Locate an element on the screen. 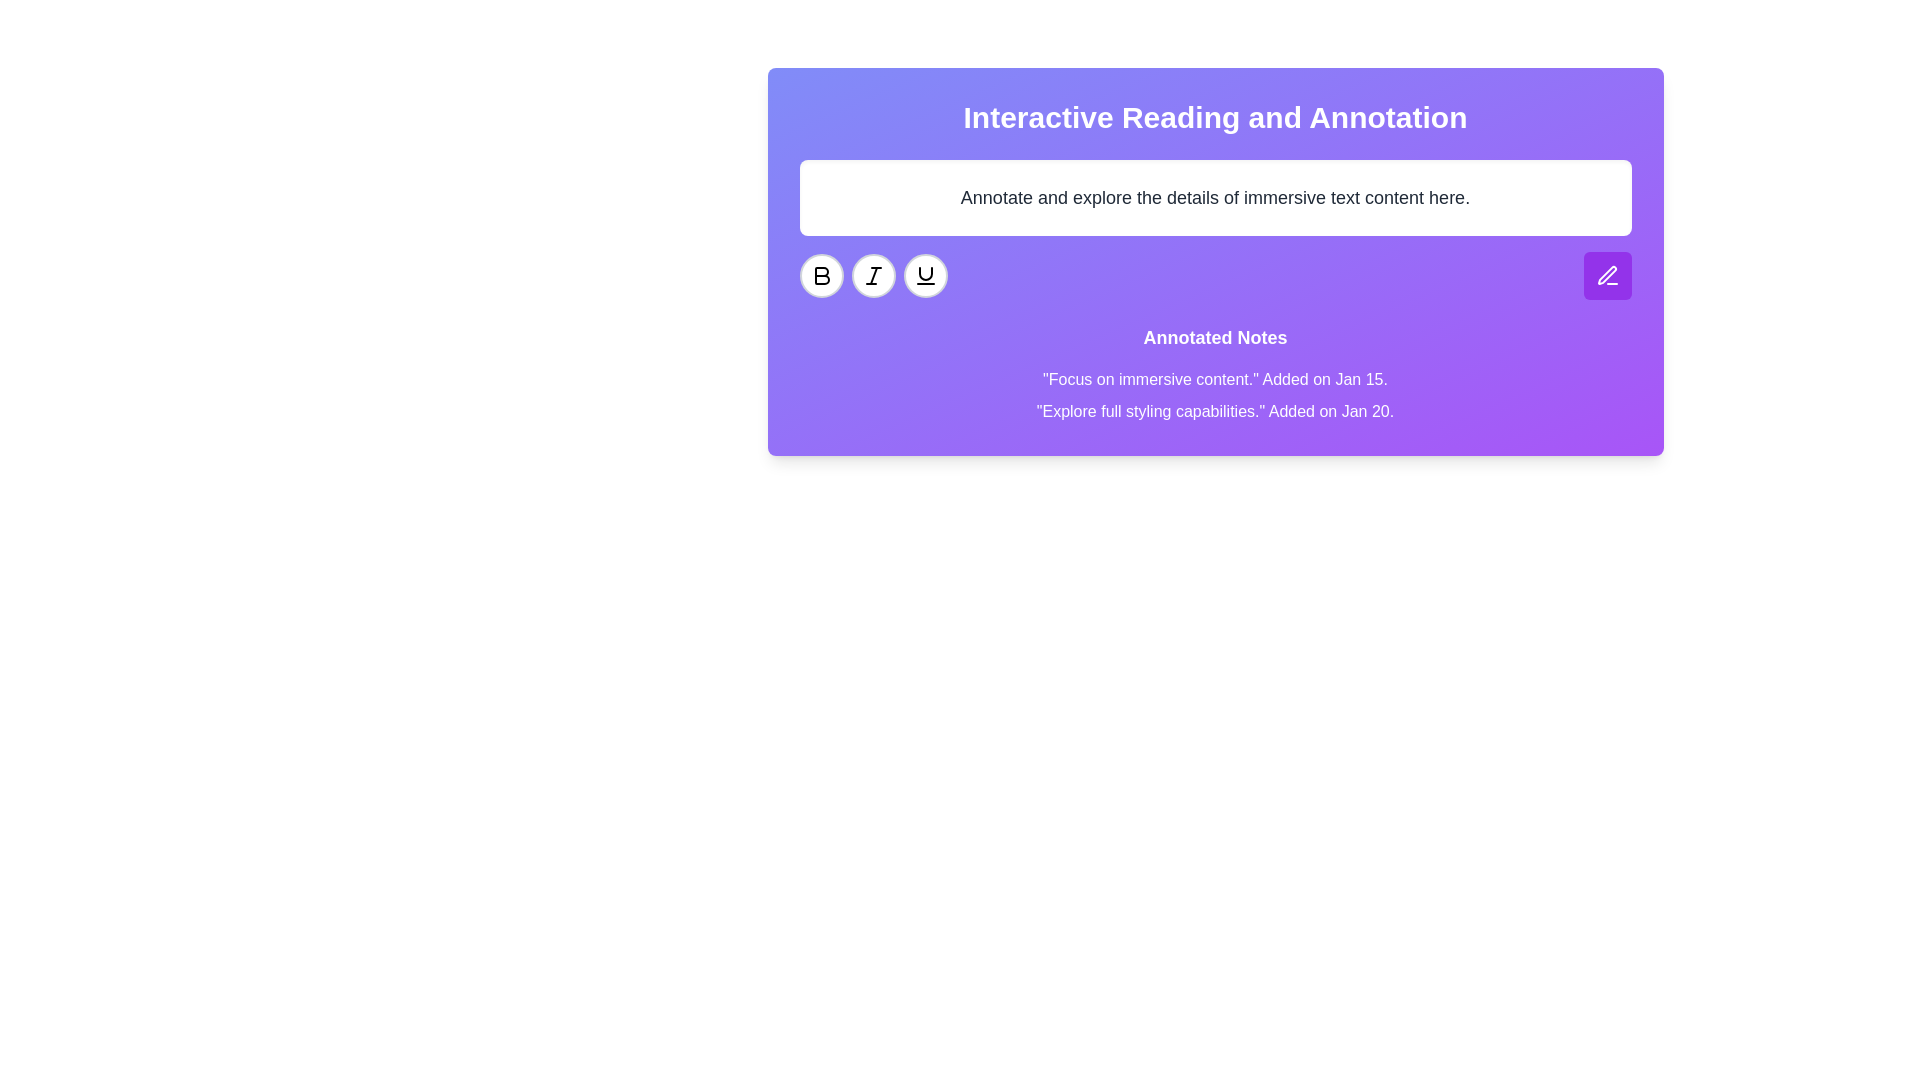 The height and width of the screenshot is (1080, 1920). the text label that reads 'Focus on immersive content.' with a white font color against a gradient purple background, located below the 'Annotated Notes' heading is located at coordinates (1214, 380).